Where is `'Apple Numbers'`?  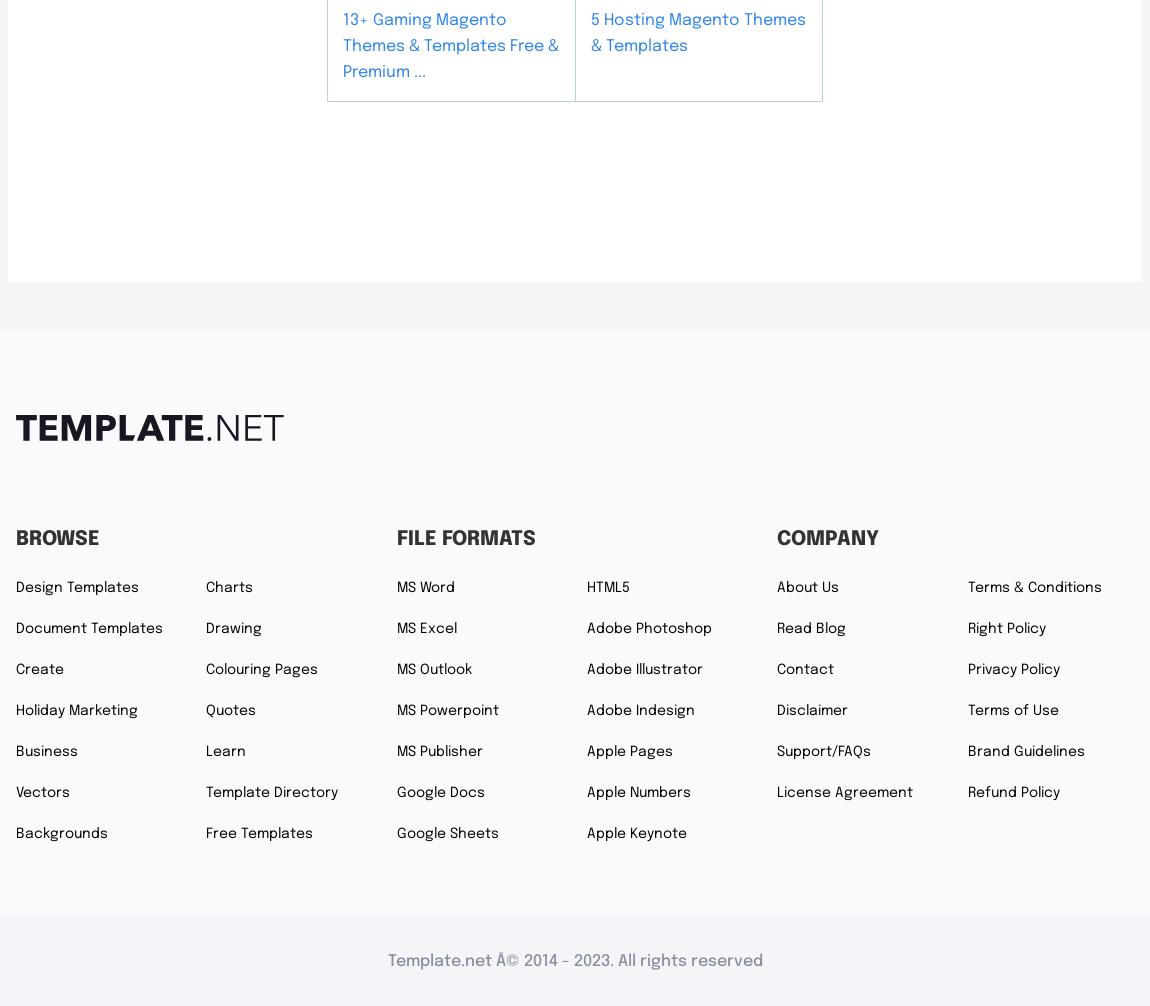
'Apple Numbers' is located at coordinates (638, 792).